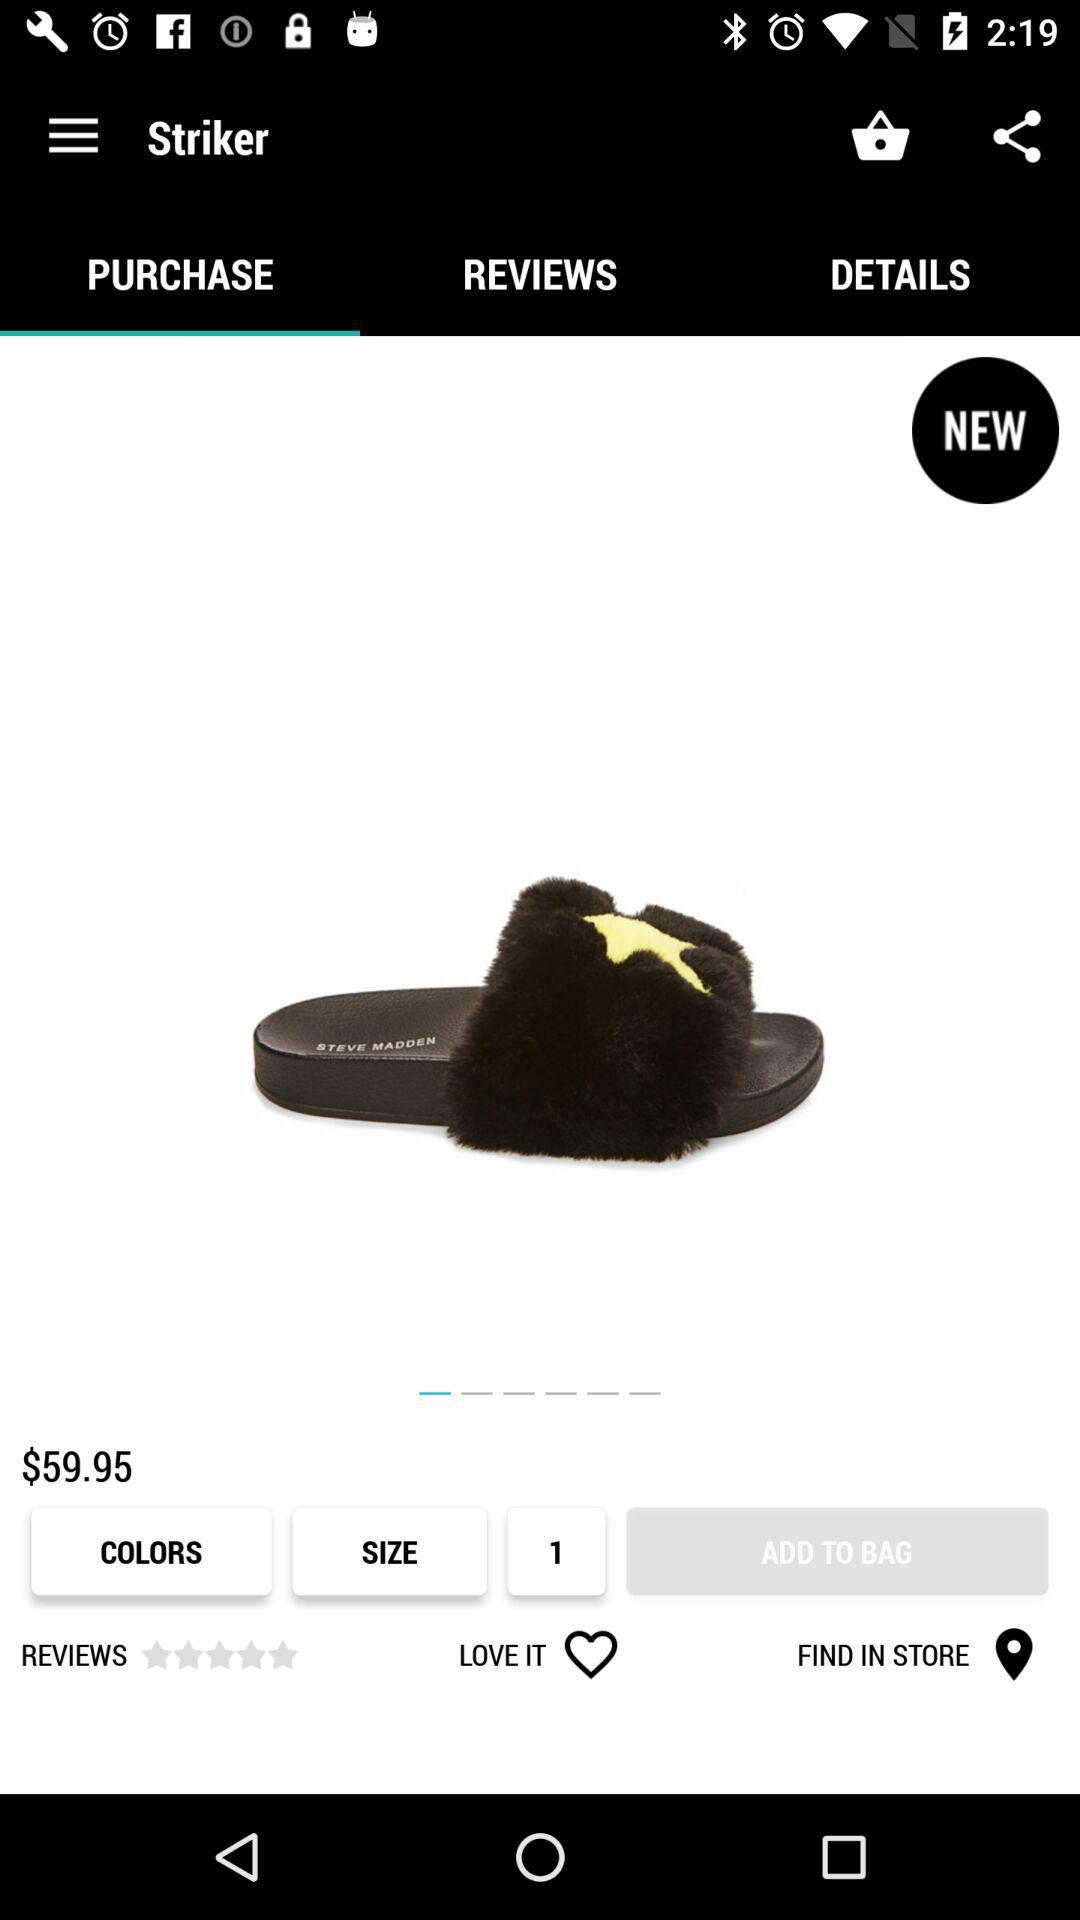 This screenshot has width=1080, height=1920. Describe the element at coordinates (540, 876) in the screenshot. I see `the icon at the center` at that location.